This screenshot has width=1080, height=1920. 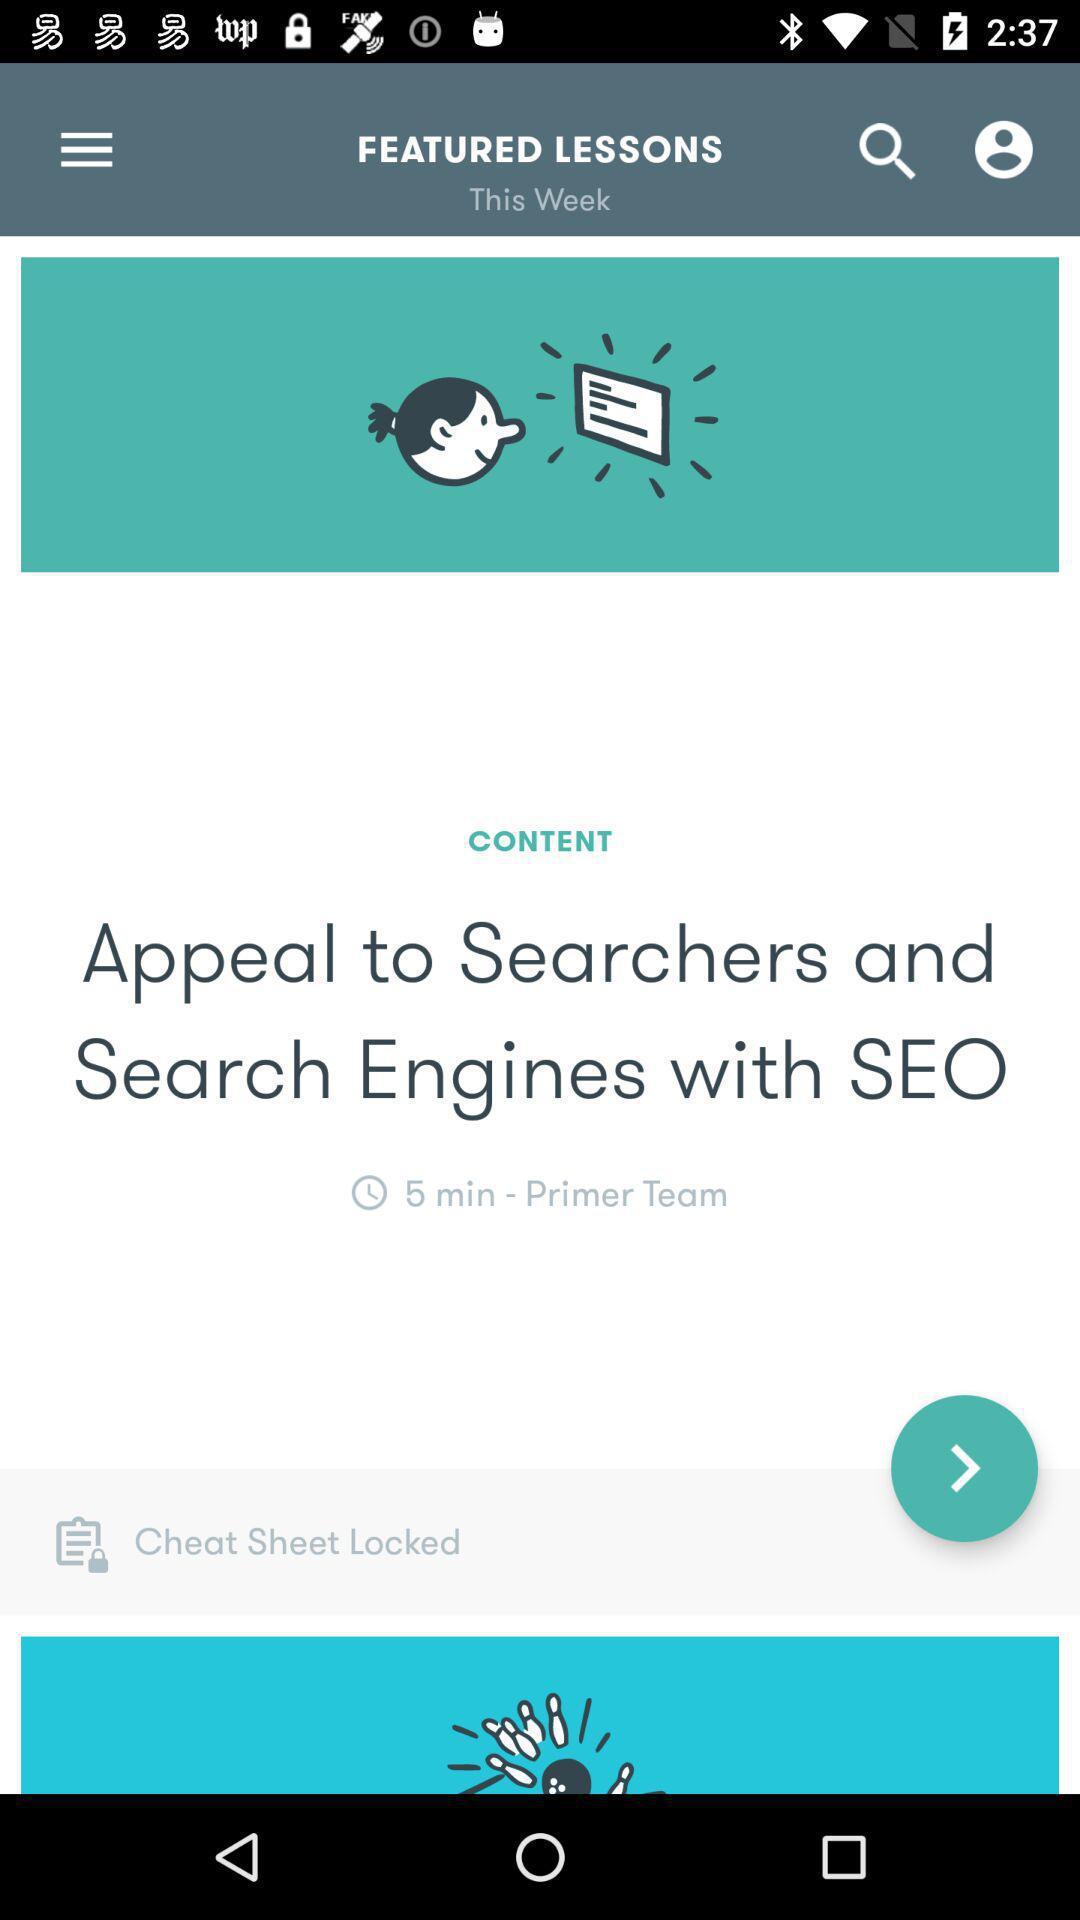 What do you see at coordinates (963, 1468) in the screenshot?
I see `the arrow_forward icon` at bounding box center [963, 1468].